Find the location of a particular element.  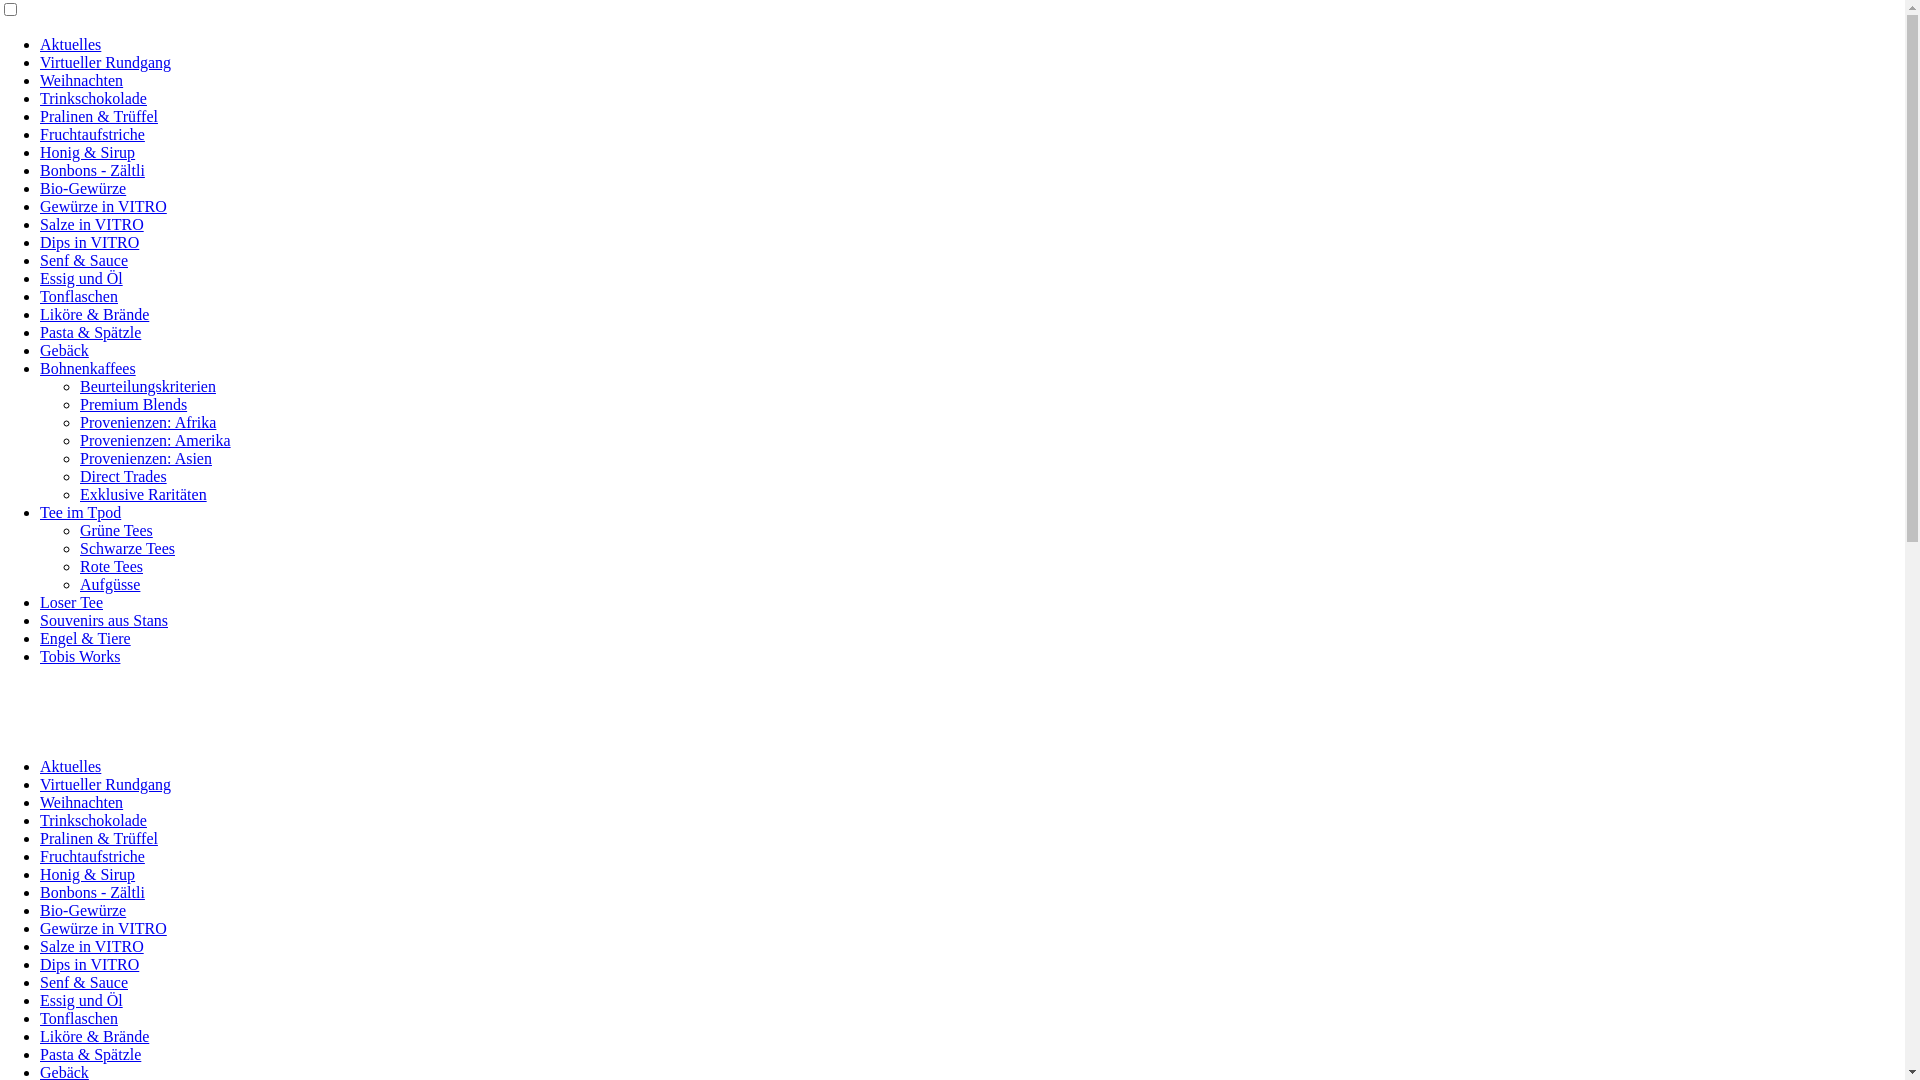

'Provenienzen: Asien' is located at coordinates (144, 458).